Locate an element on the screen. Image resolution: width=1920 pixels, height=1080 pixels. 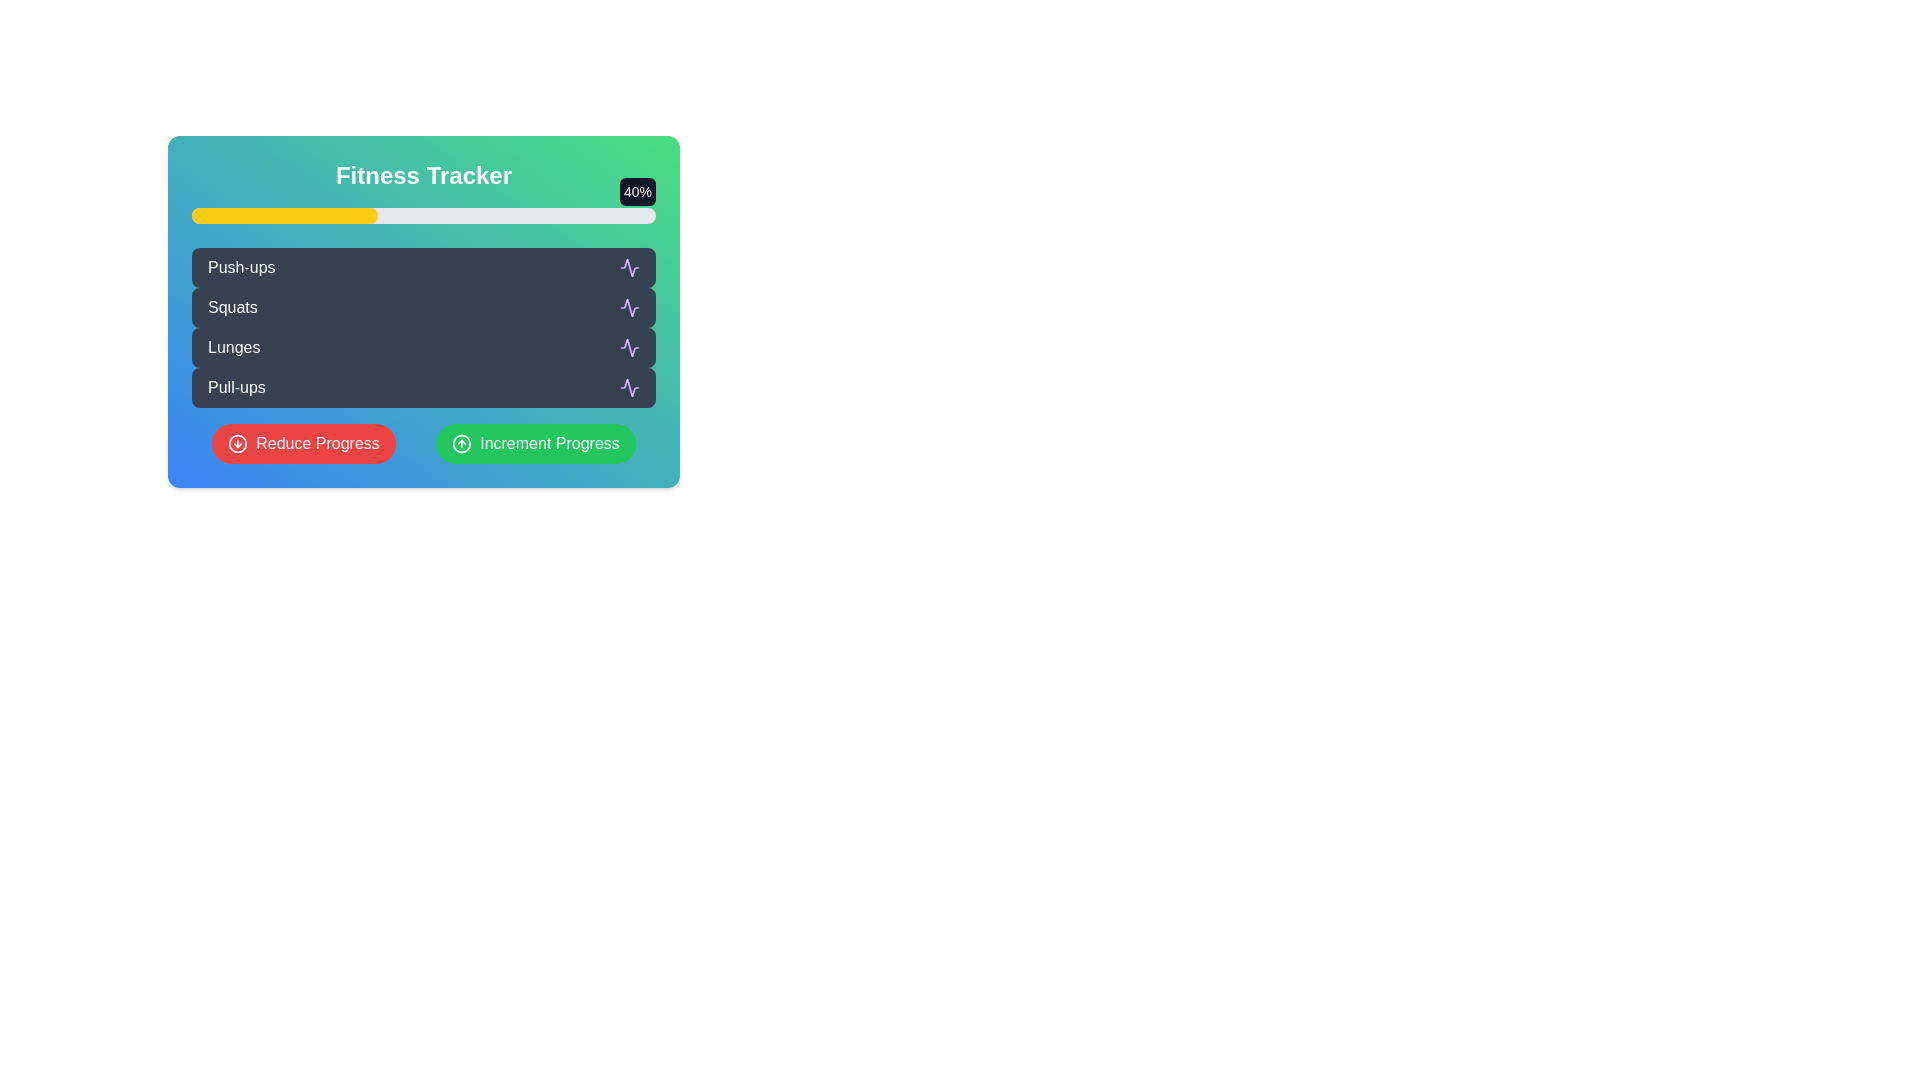
the leftmost segment of the progress bar that visually represents 40% progress, located at the top of the application interface is located at coordinates (283, 216).